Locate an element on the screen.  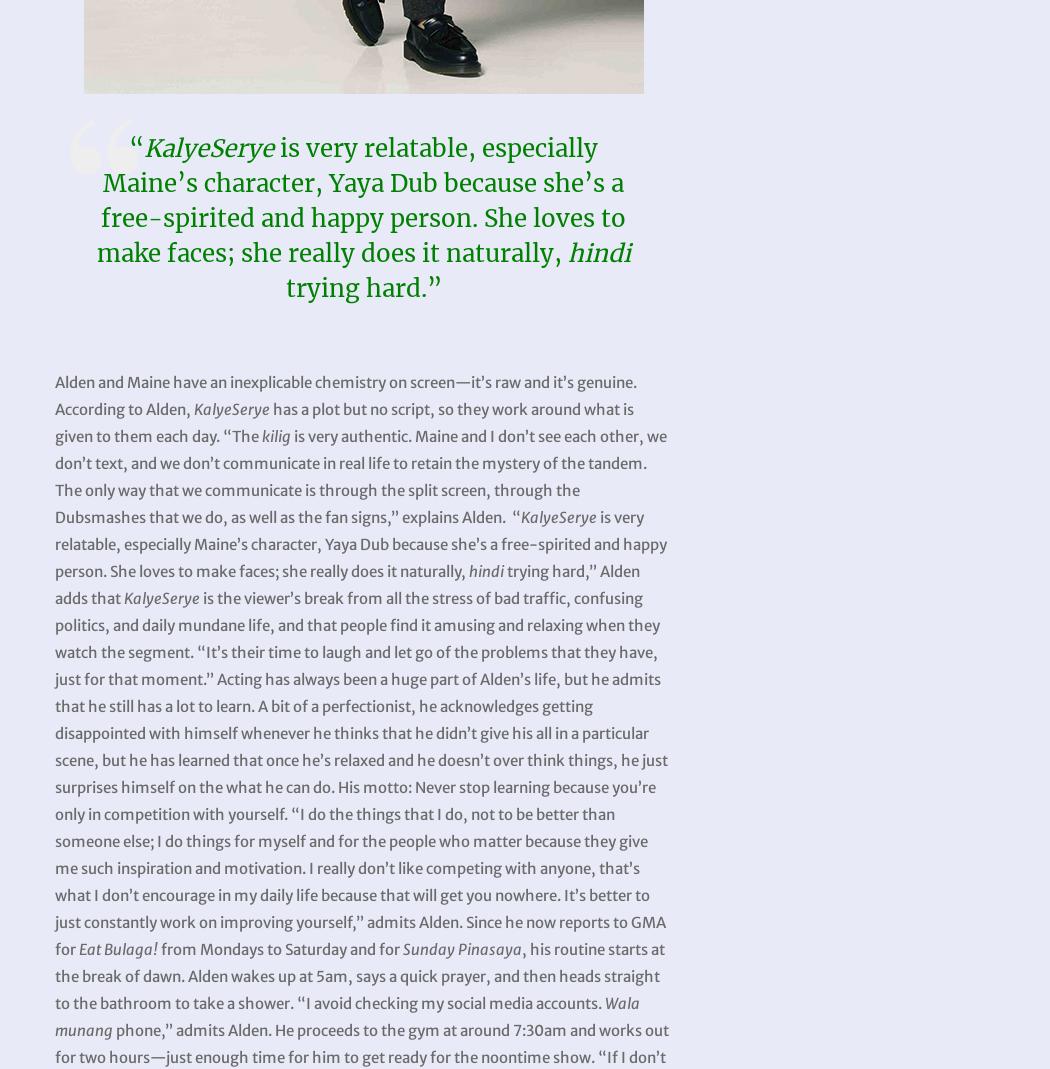
'trying hard,” Alden adds that' is located at coordinates (346, 584).